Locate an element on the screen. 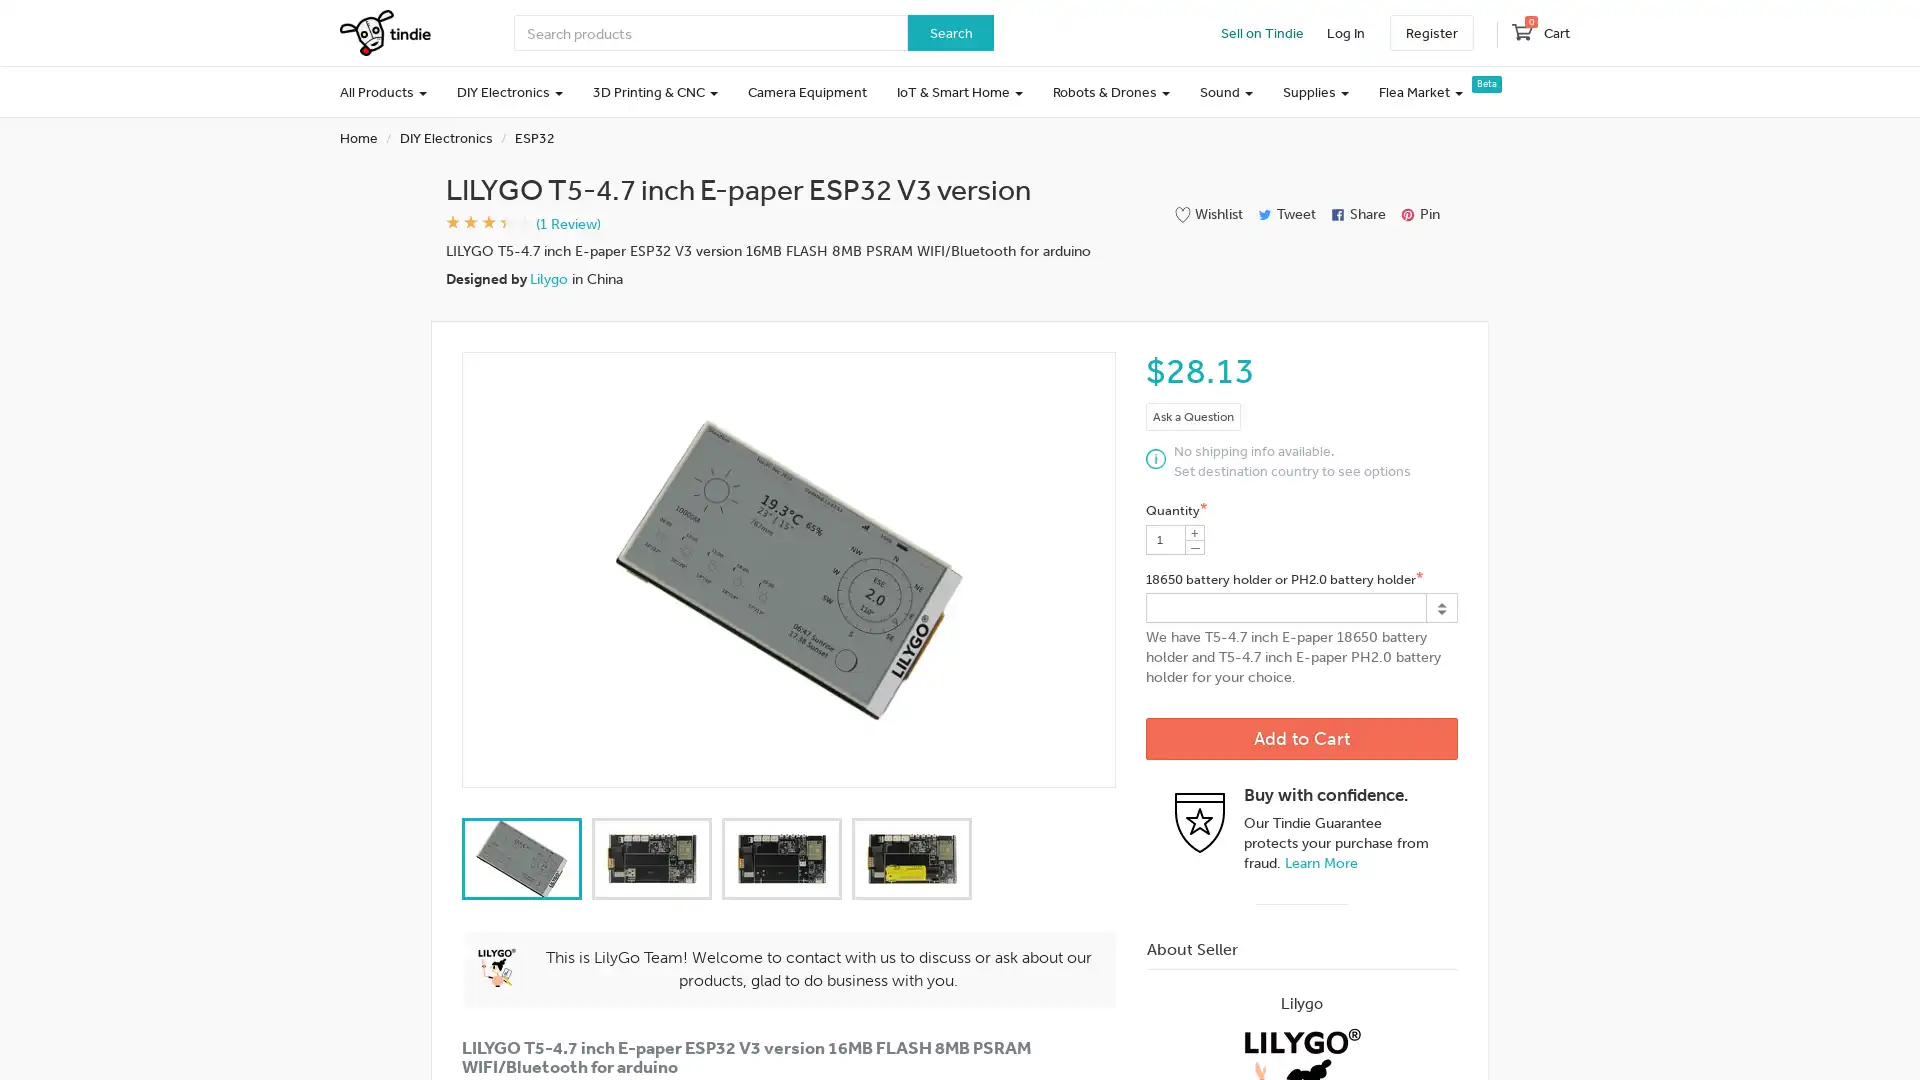 The height and width of the screenshot is (1080, 1920). Add to Cart is located at coordinates (1301, 739).